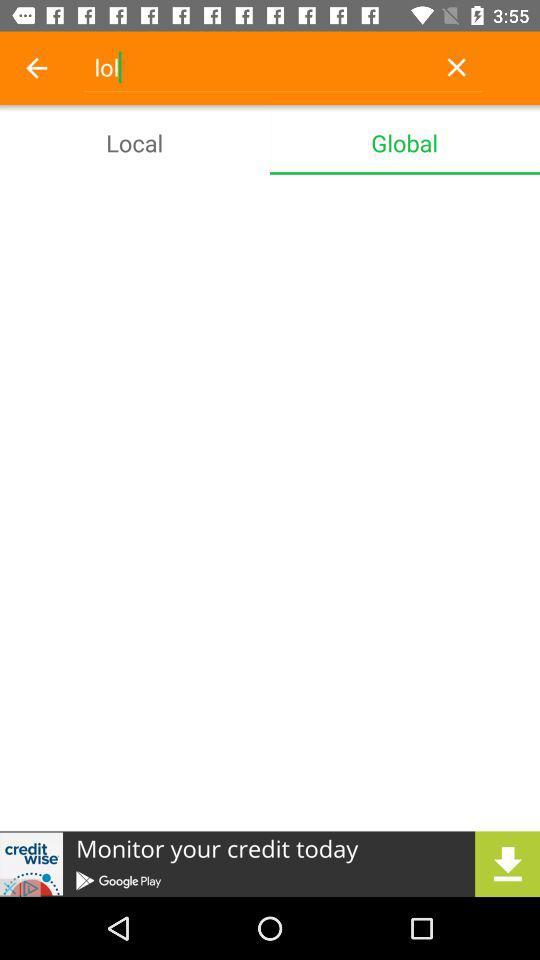  What do you see at coordinates (270, 863) in the screenshot?
I see `advertisement display` at bounding box center [270, 863].